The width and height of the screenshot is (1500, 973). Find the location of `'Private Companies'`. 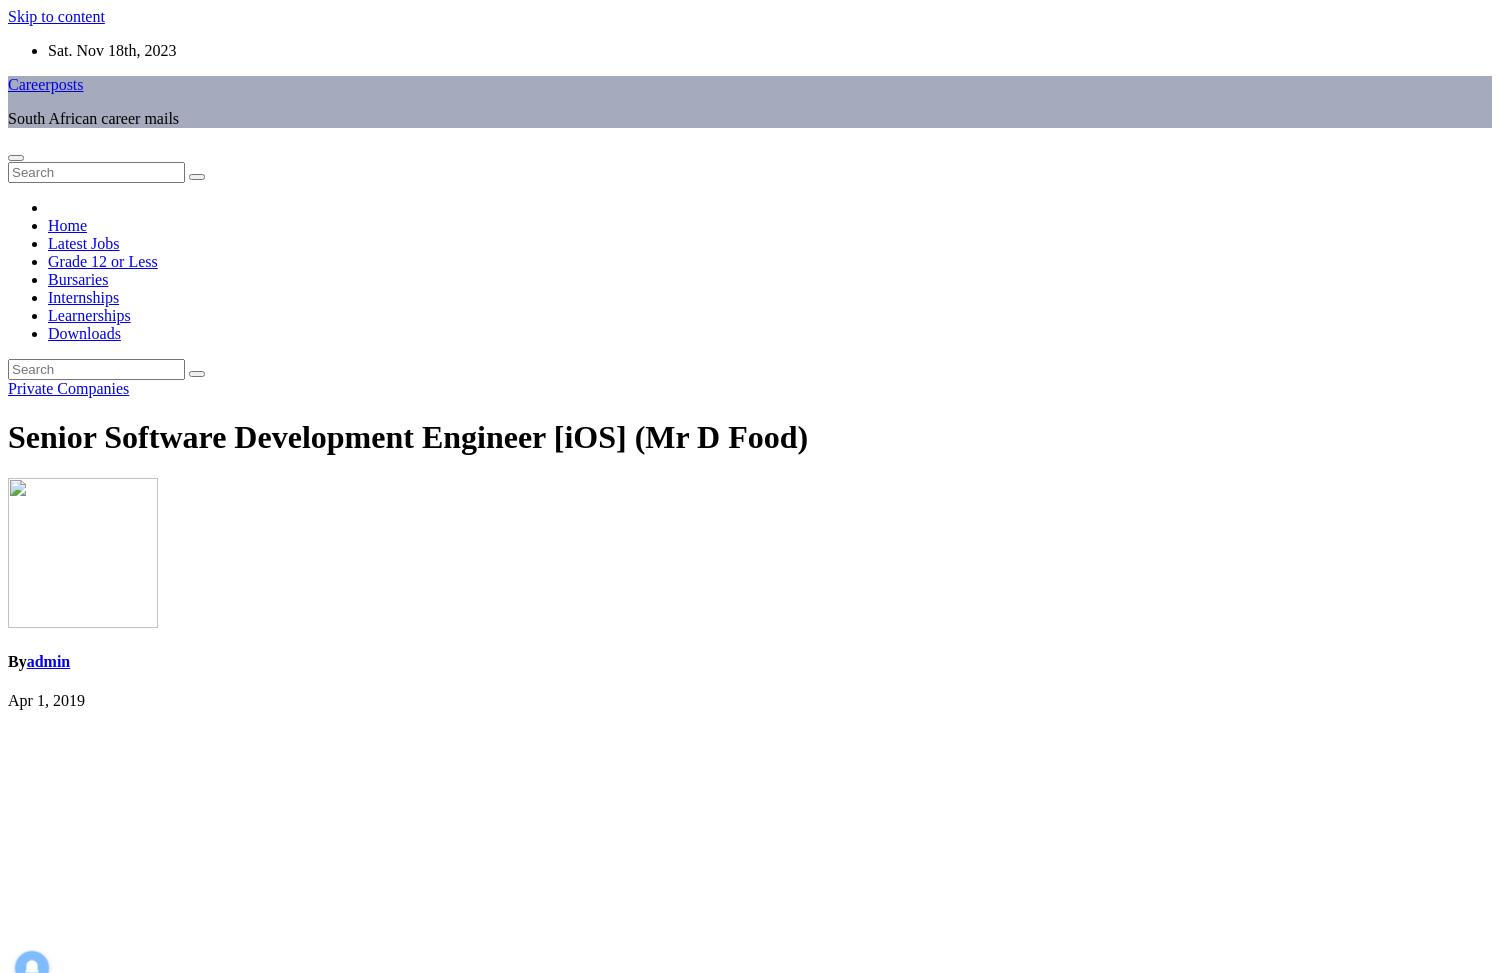

'Private Companies' is located at coordinates (67, 387).